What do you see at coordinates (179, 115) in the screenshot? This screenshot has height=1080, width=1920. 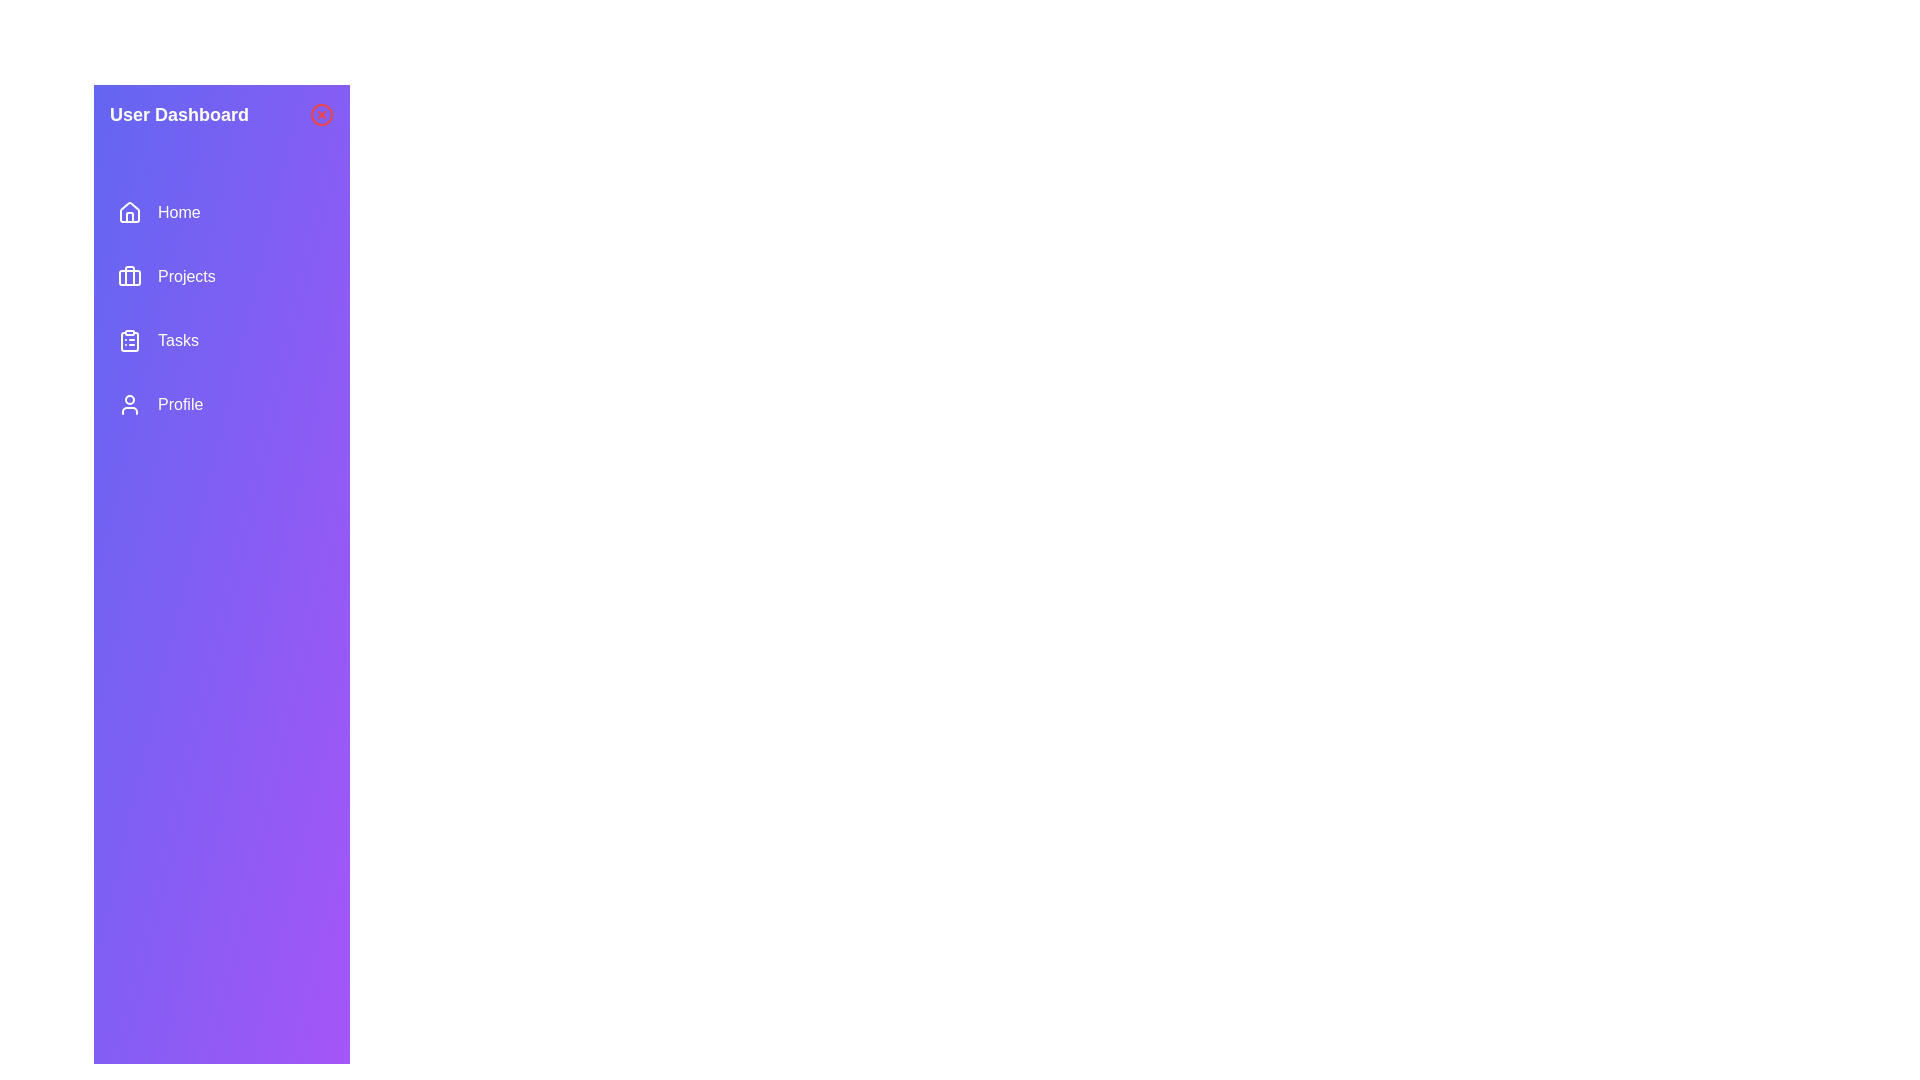 I see `the static Text label that indicates the title or heading of the current section, located at the top-left of the header section of the sidebar layout, just to the left of the close button with an 'X' icon` at bounding box center [179, 115].